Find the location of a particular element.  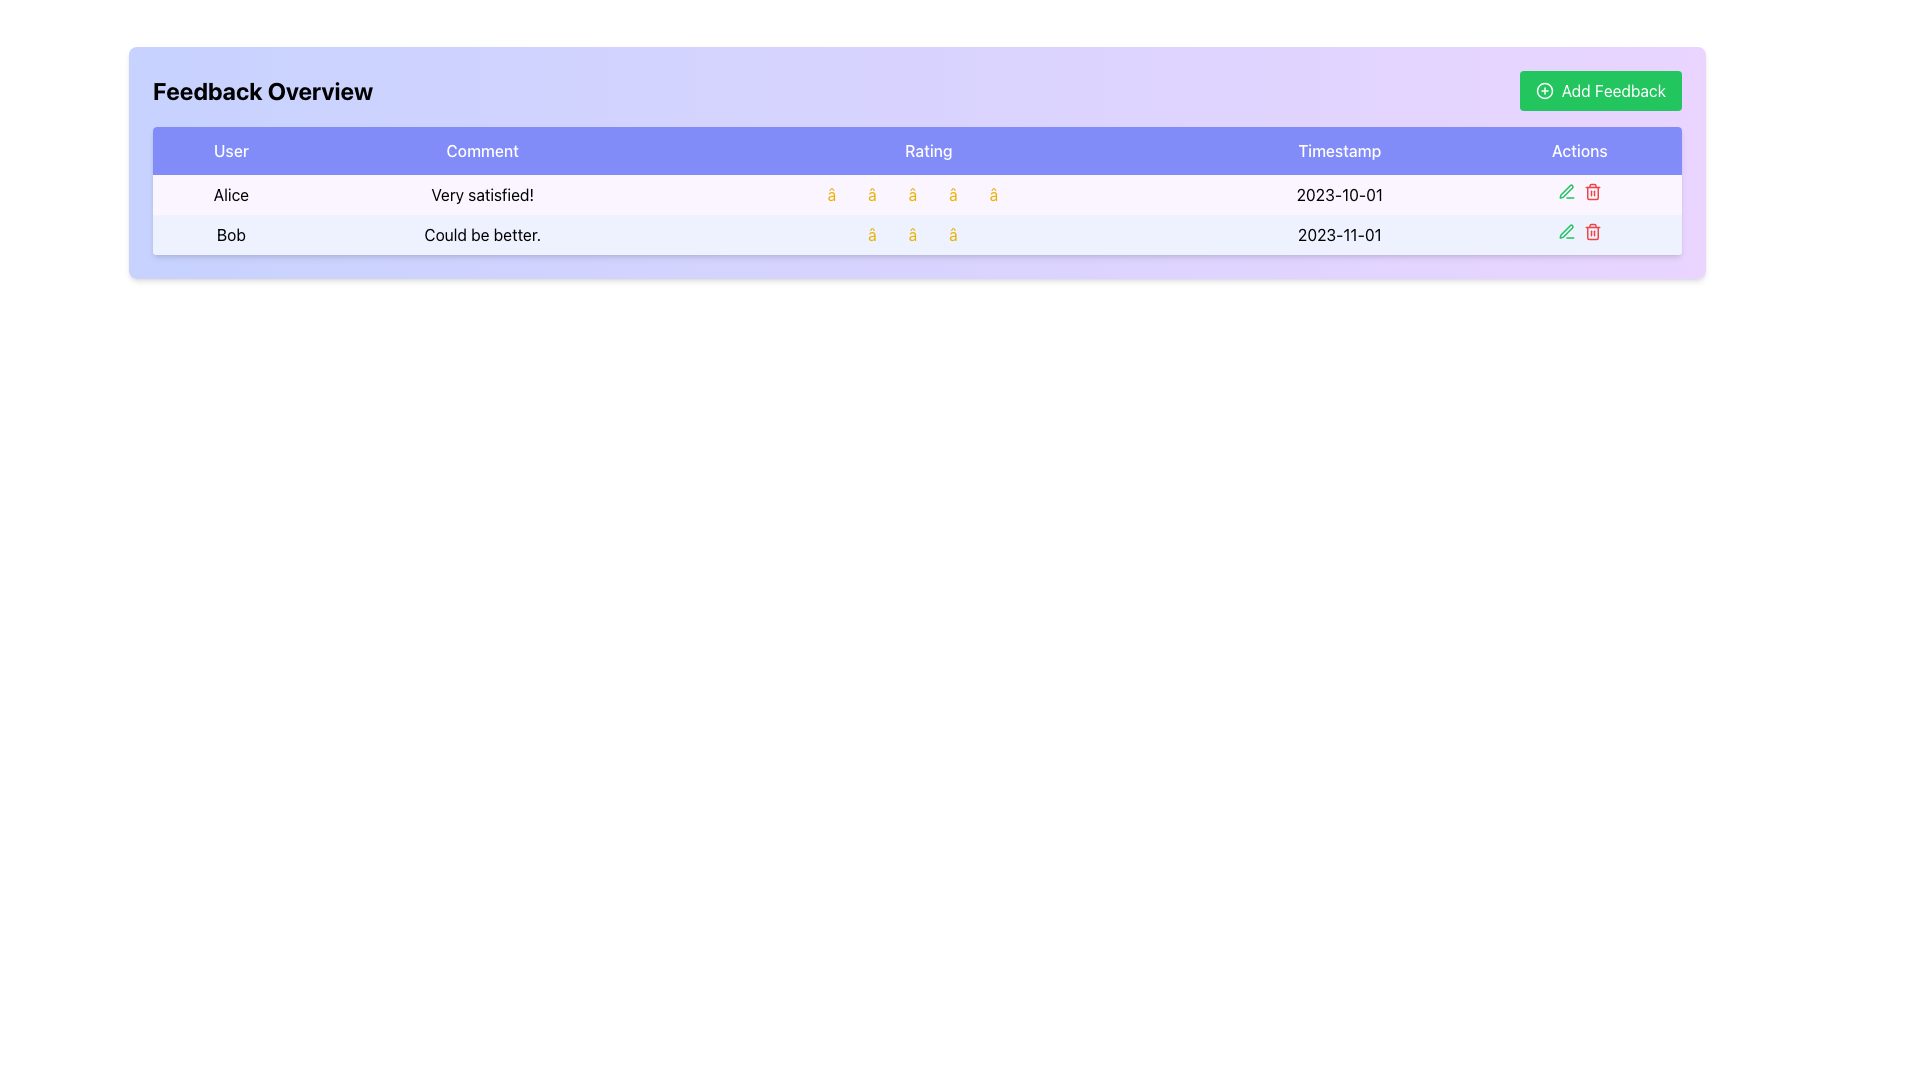

text of the 'Rating' column header, which is the third column header in a table with a blue background and white text is located at coordinates (916, 149).